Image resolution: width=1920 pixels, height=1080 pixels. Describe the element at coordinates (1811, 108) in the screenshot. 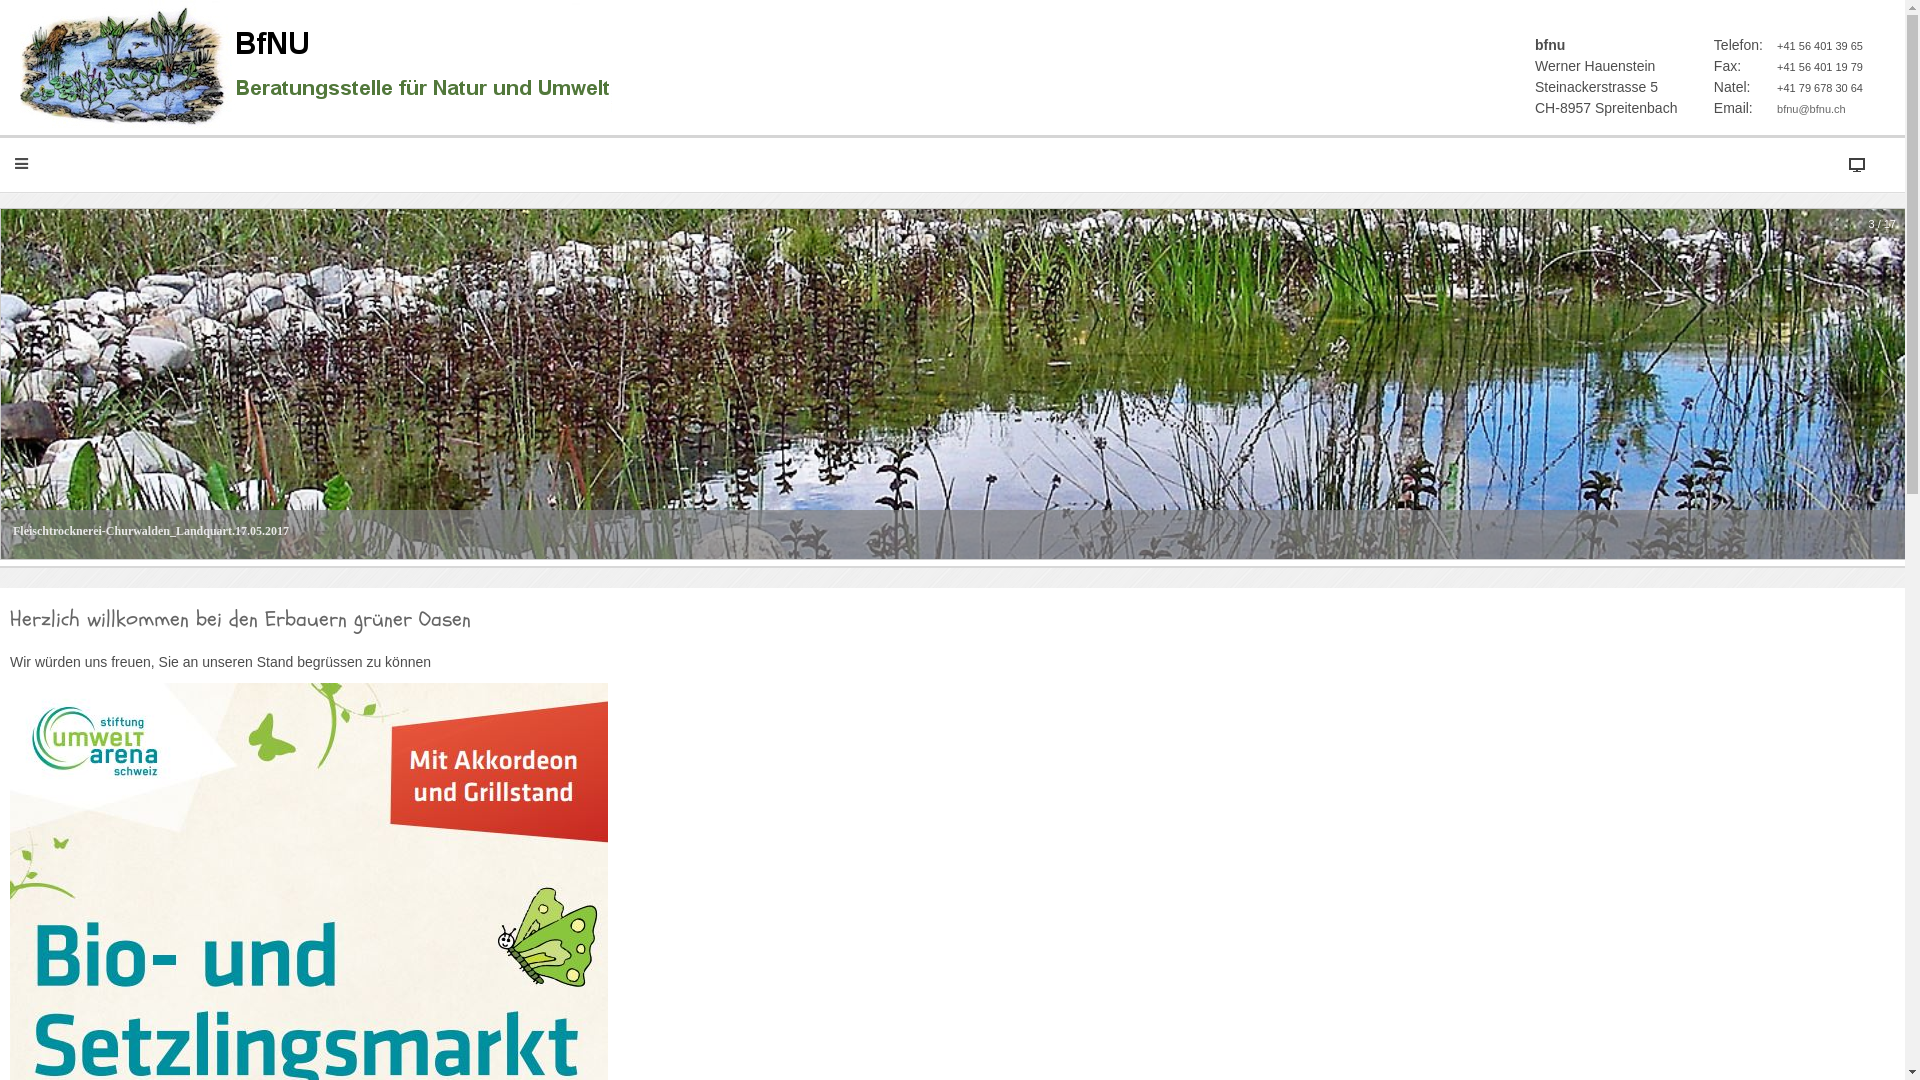

I see `'bfnu@bfnu.ch'` at that location.